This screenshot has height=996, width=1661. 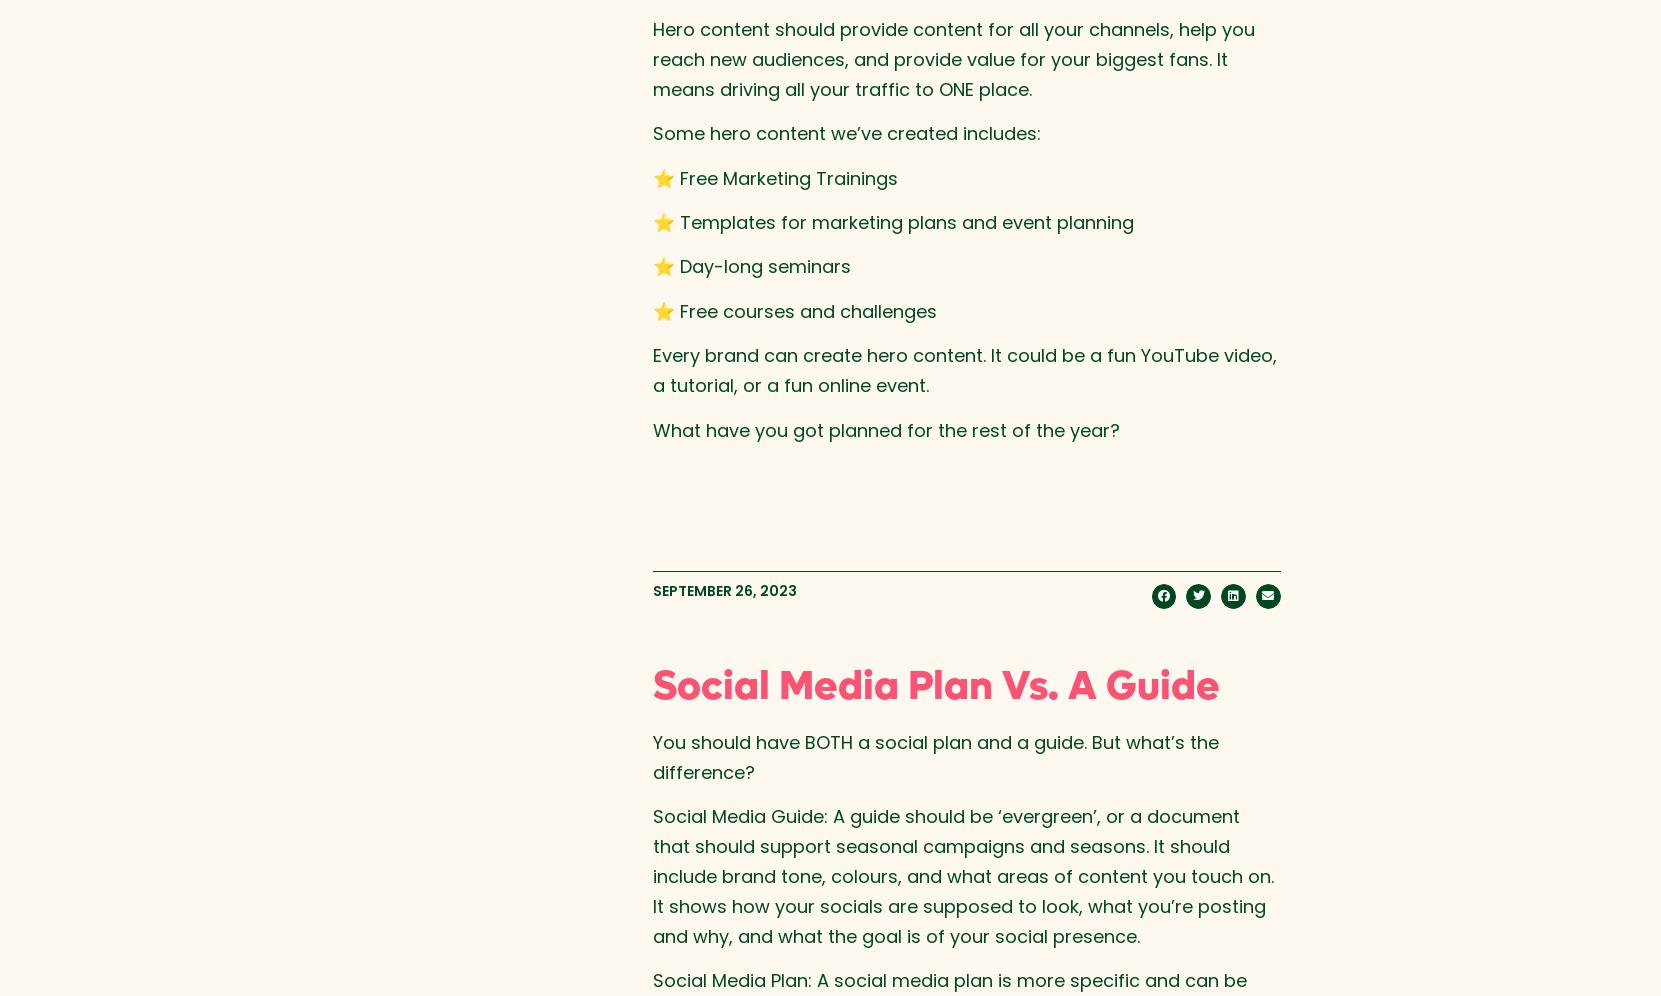 What do you see at coordinates (961, 874) in the screenshot?
I see `'Social Media Guide: A guide should be ‘evergreen’, or a document that should support seasonal campaigns and seasons. It should include brand tone, colours, and what areas of content you touch on. It shows how your socials are supposed to look, what you’re posting and why, and what the goal is of your social presence.'` at bounding box center [961, 874].